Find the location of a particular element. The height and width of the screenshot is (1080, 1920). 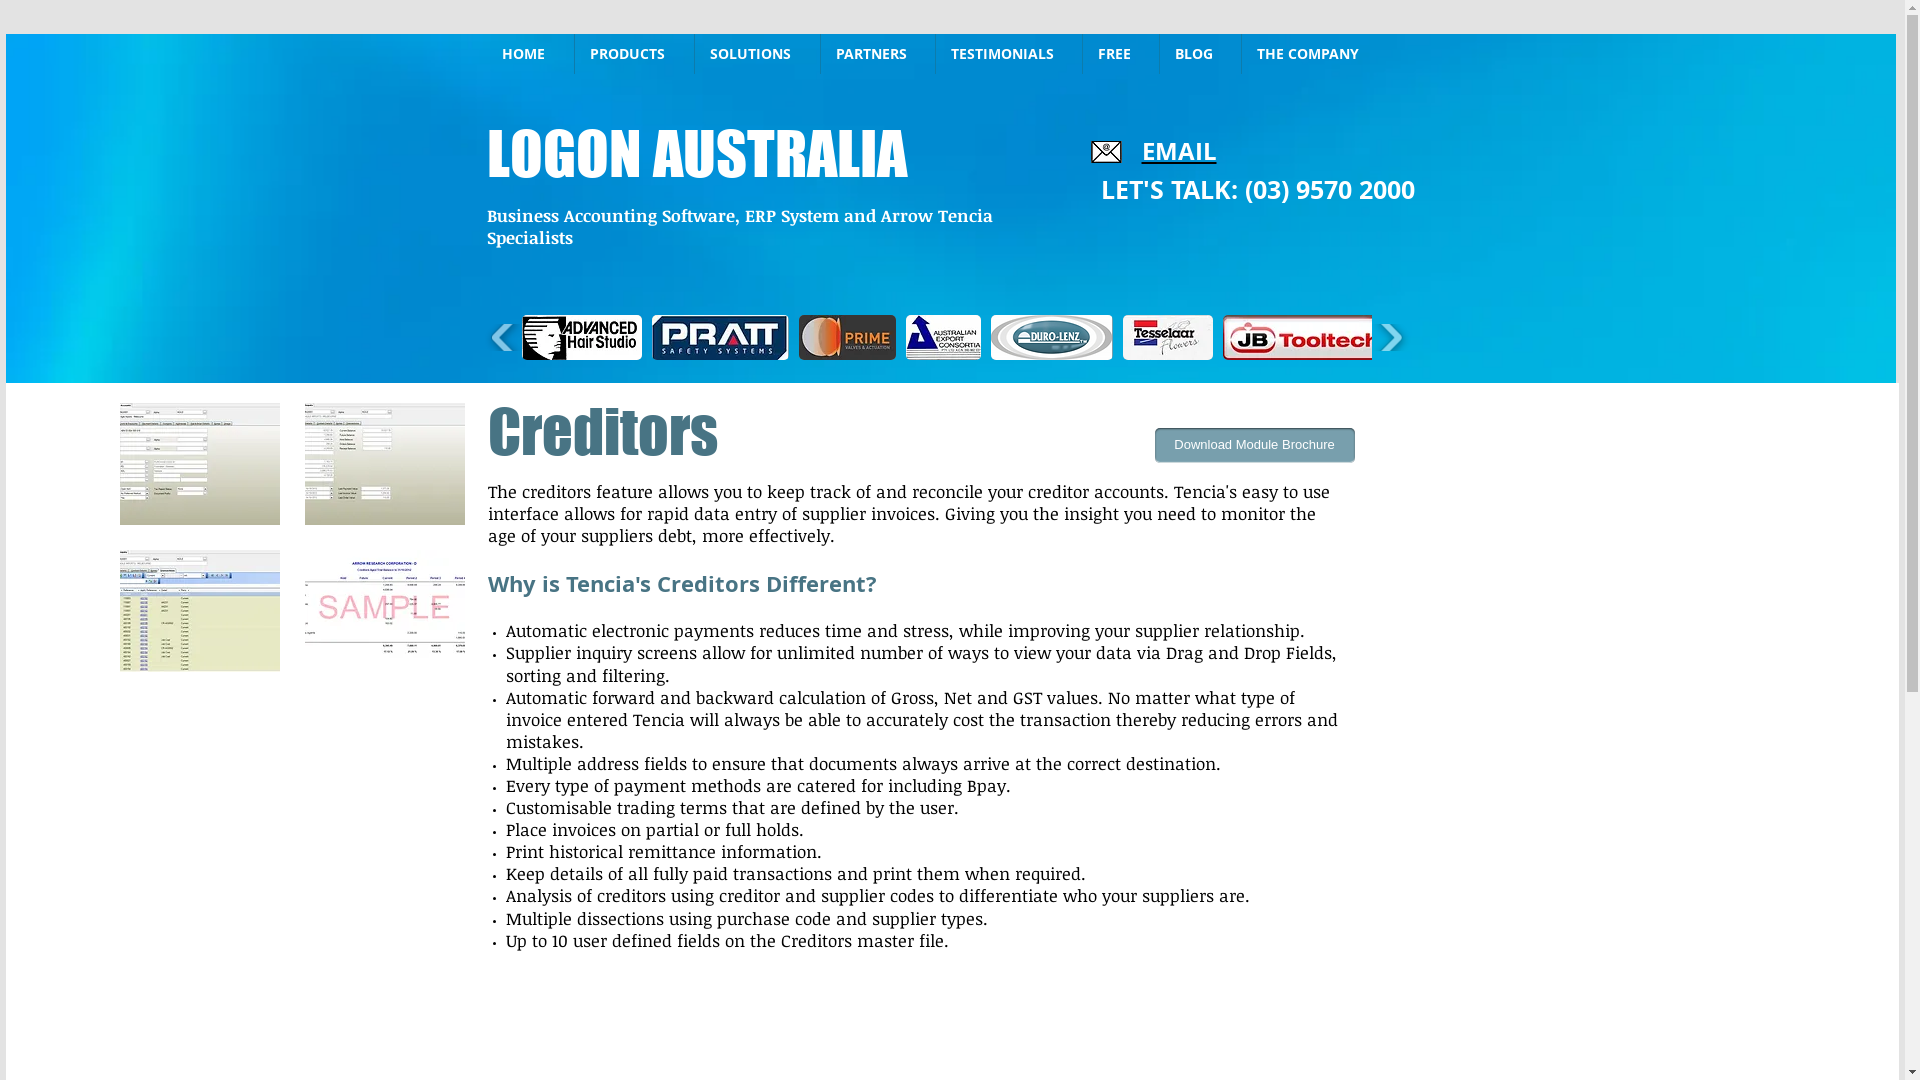

'EMAIL' is located at coordinates (1179, 149).